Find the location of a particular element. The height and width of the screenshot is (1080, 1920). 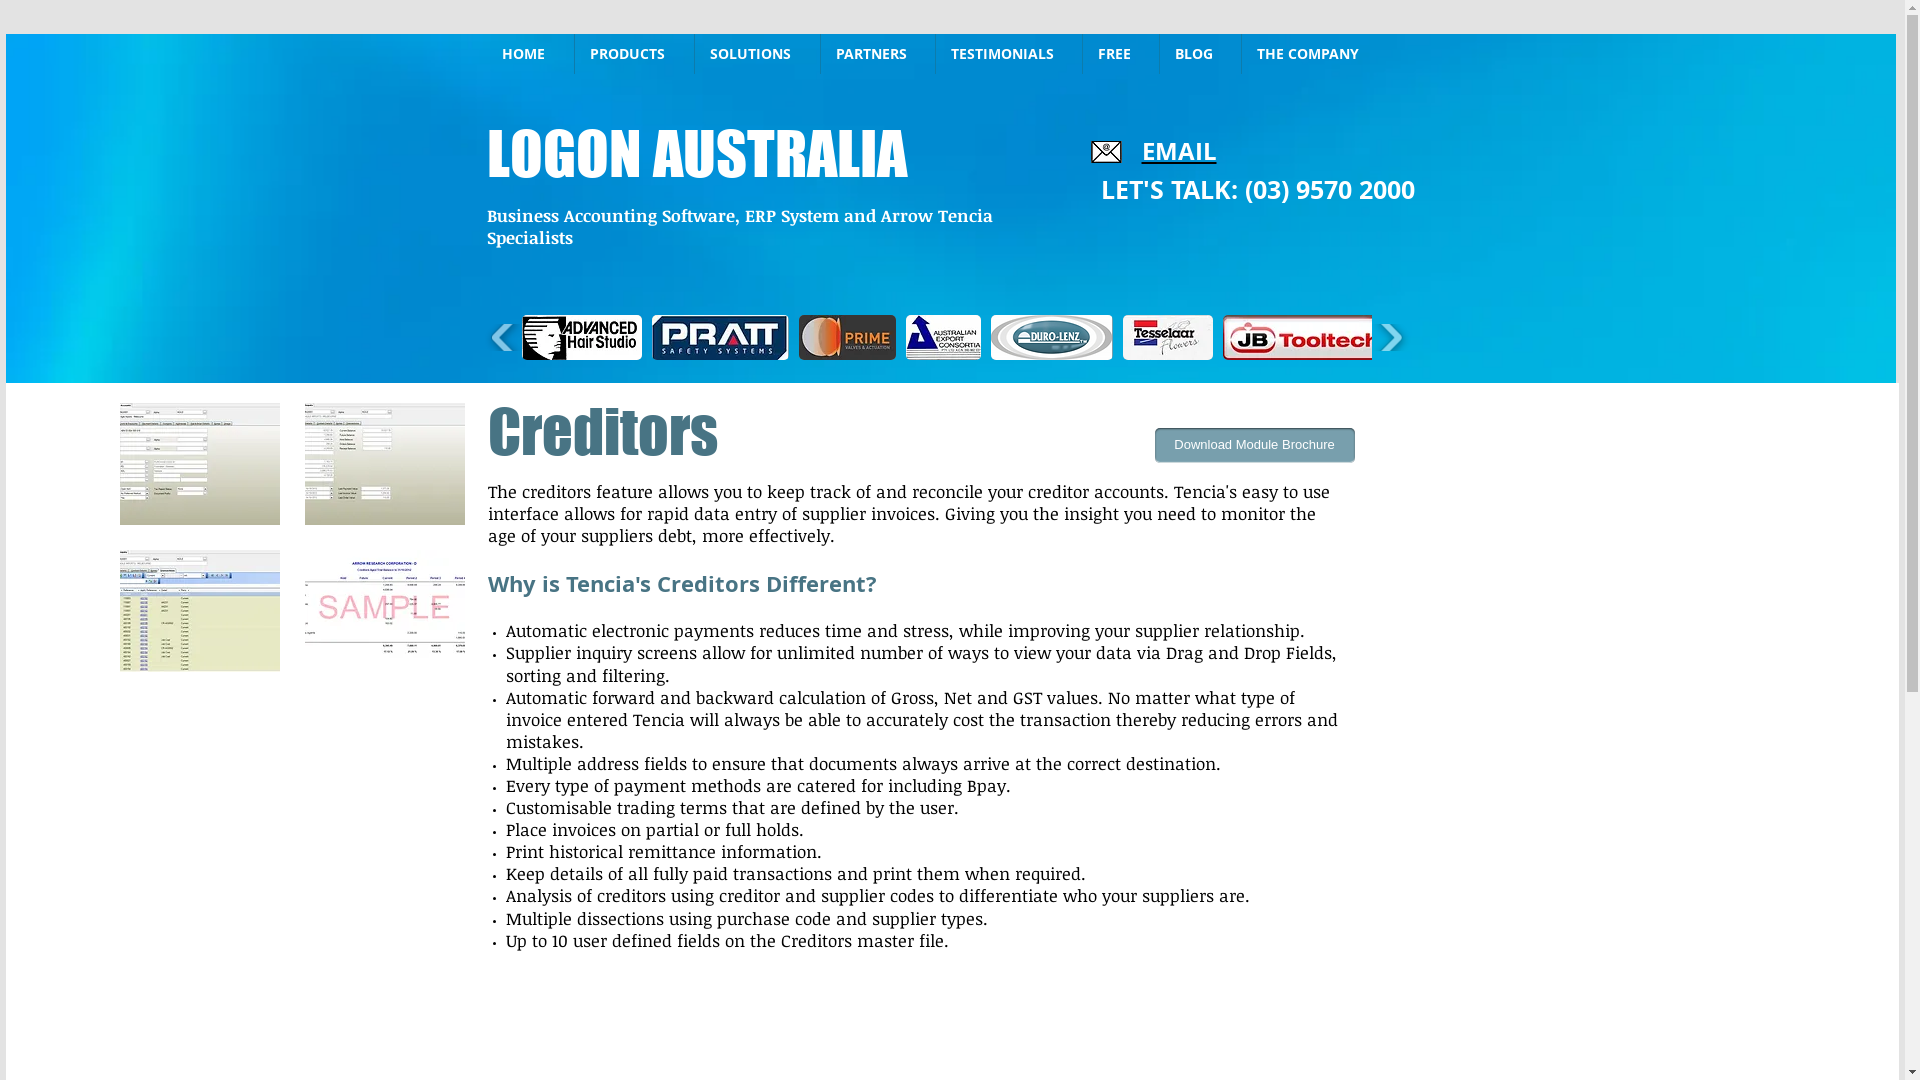

'EMAIL' is located at coordinates (1179, 149).